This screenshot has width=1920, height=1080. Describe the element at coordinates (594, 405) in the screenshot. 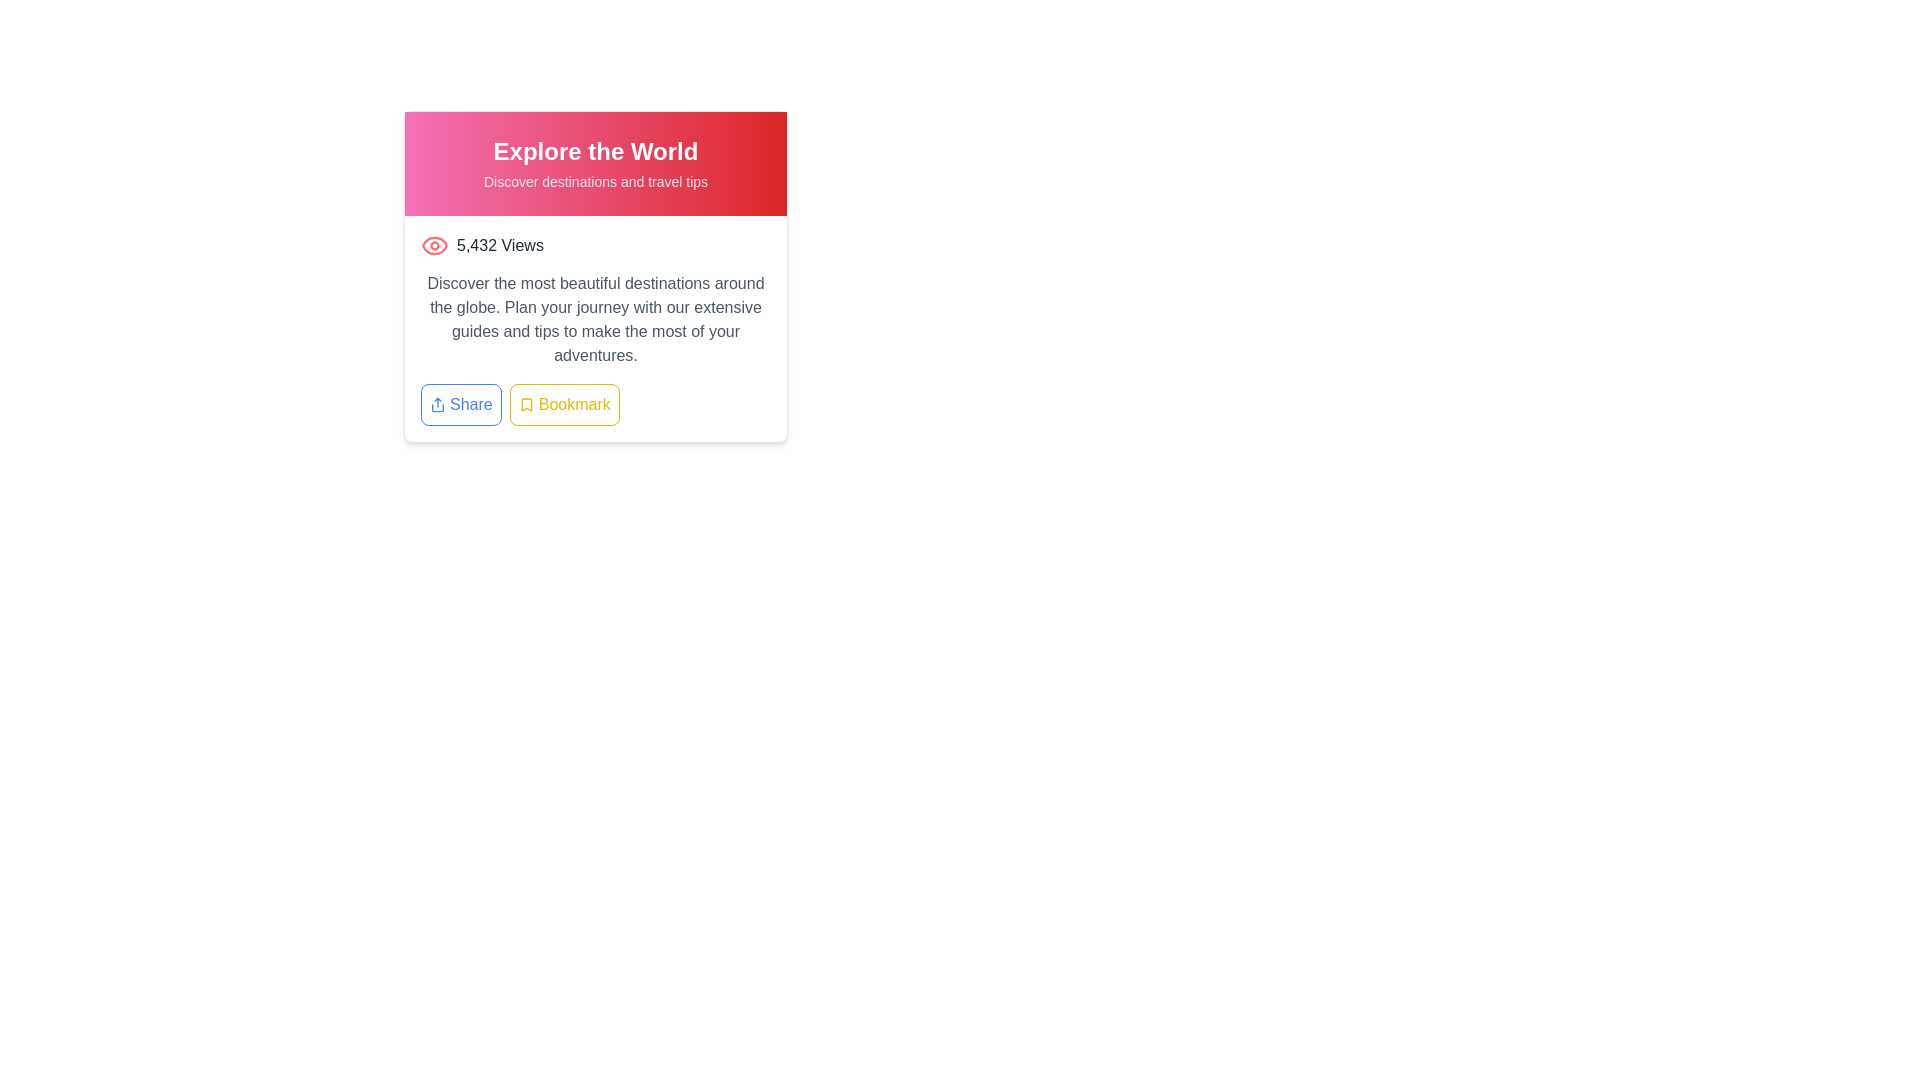

I see `the second button in the horizontal group` at that location.